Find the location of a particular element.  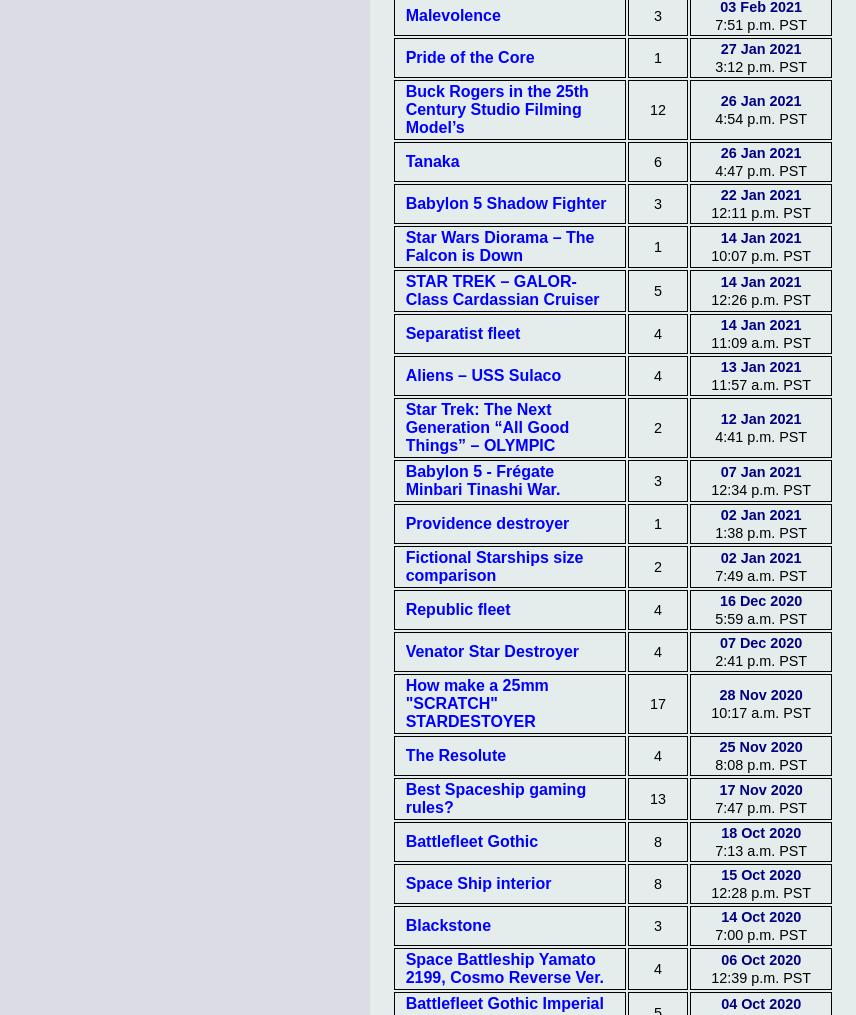

'8:08 p.m. PST' is located at coordinates (759, 764).